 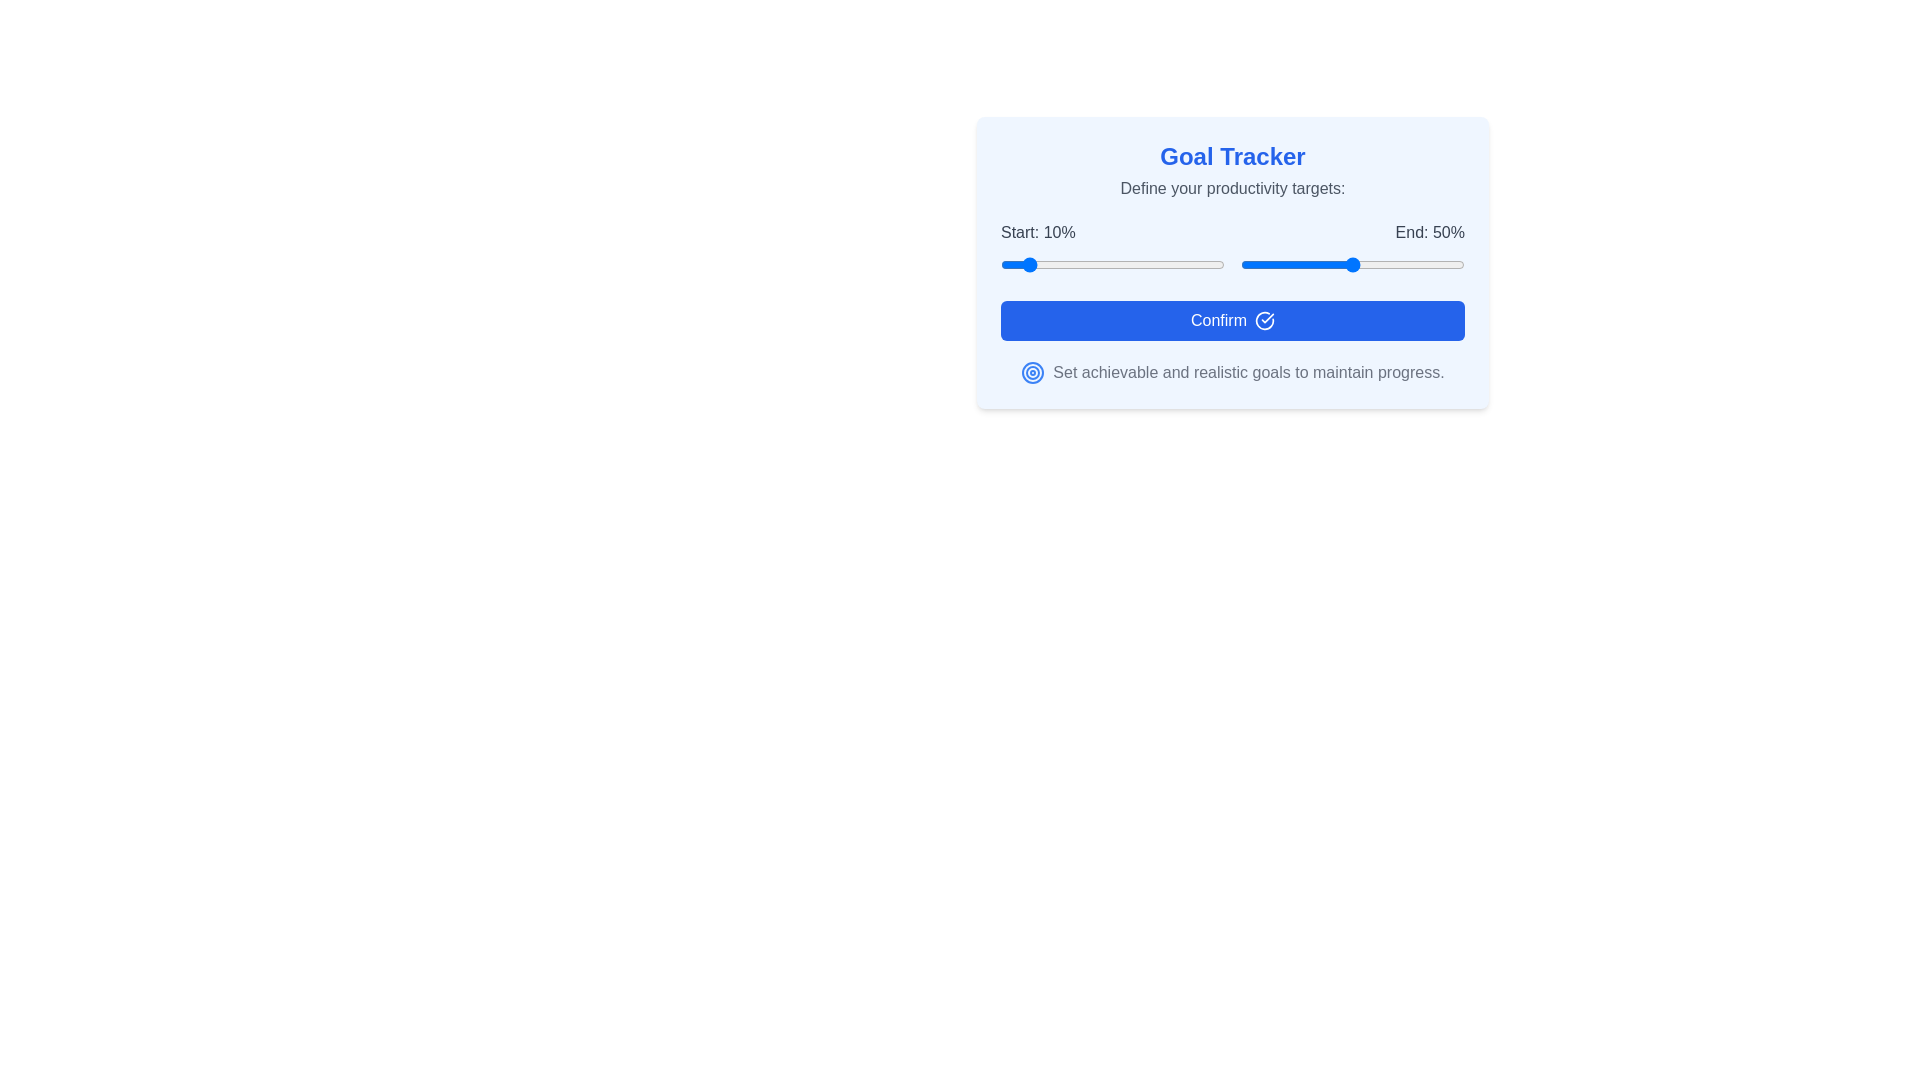 I want to click on the decorative outer circle of the 'Check' icon, which signifies success or confirmation visually, located between the text 'Confirm' and the surrounding button area, so click(x=1264, y=319).